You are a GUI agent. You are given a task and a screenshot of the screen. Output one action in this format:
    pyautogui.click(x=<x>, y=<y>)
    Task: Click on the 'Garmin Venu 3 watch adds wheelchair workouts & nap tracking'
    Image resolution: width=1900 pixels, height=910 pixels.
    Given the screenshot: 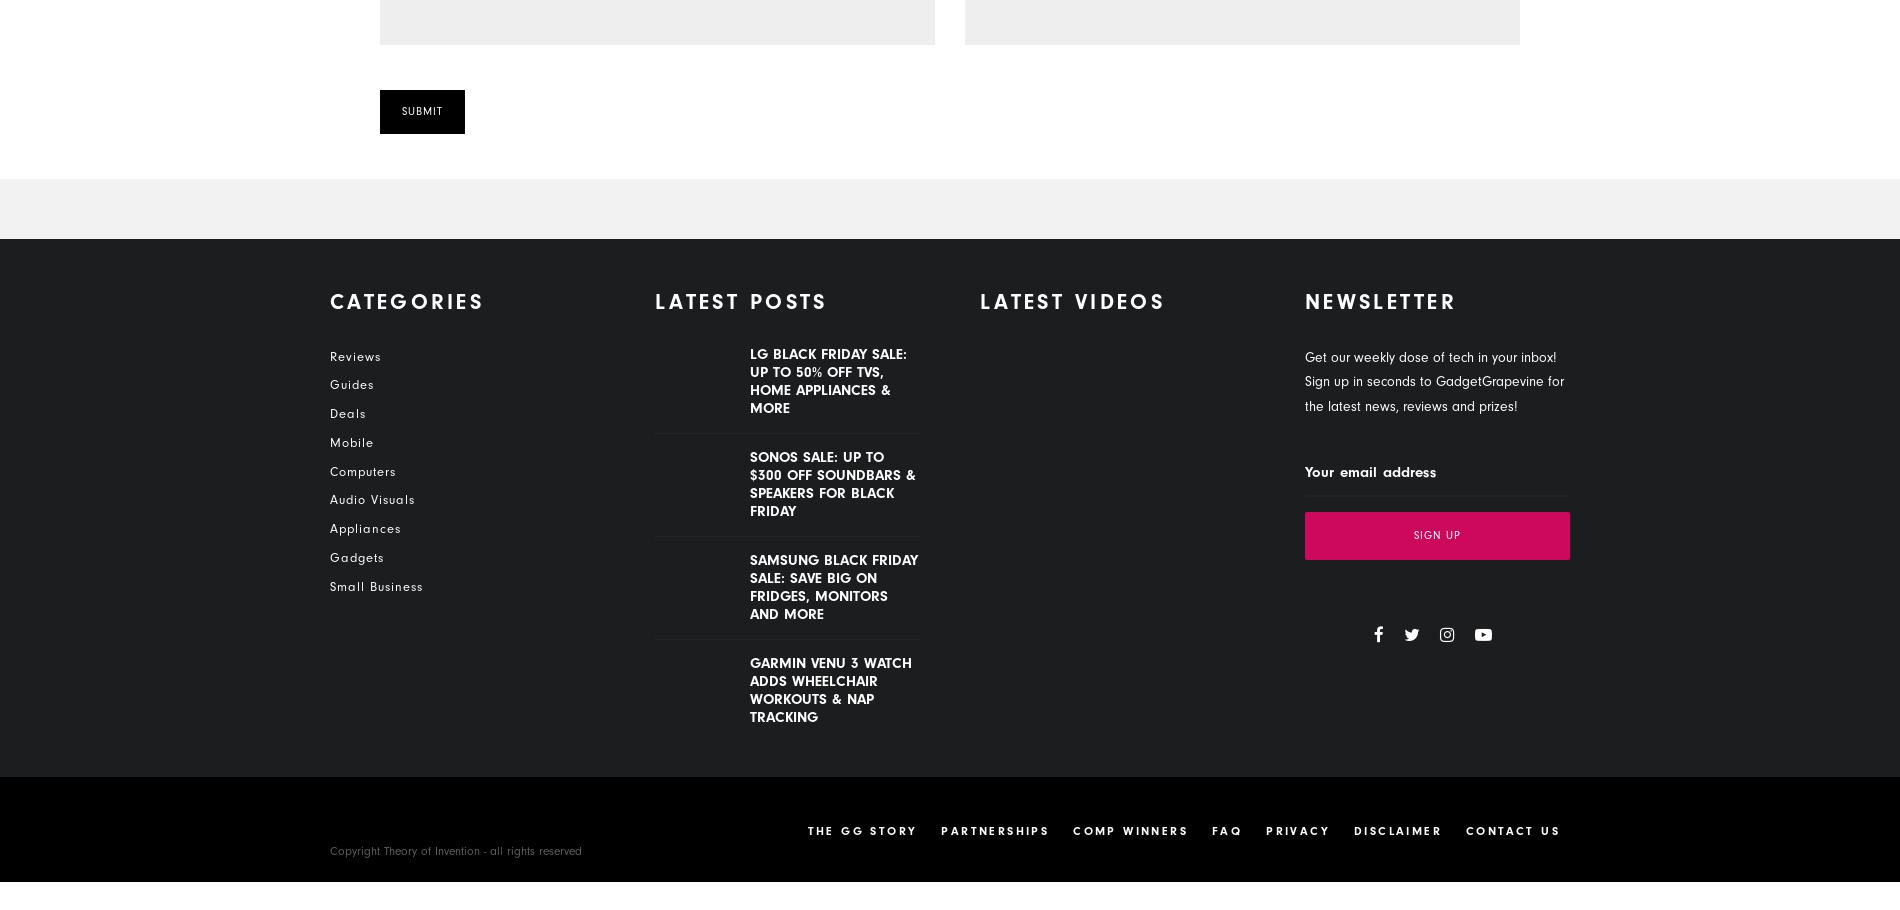 What is the action you would take?
    pyautogui.click(x=830, y=689)
    